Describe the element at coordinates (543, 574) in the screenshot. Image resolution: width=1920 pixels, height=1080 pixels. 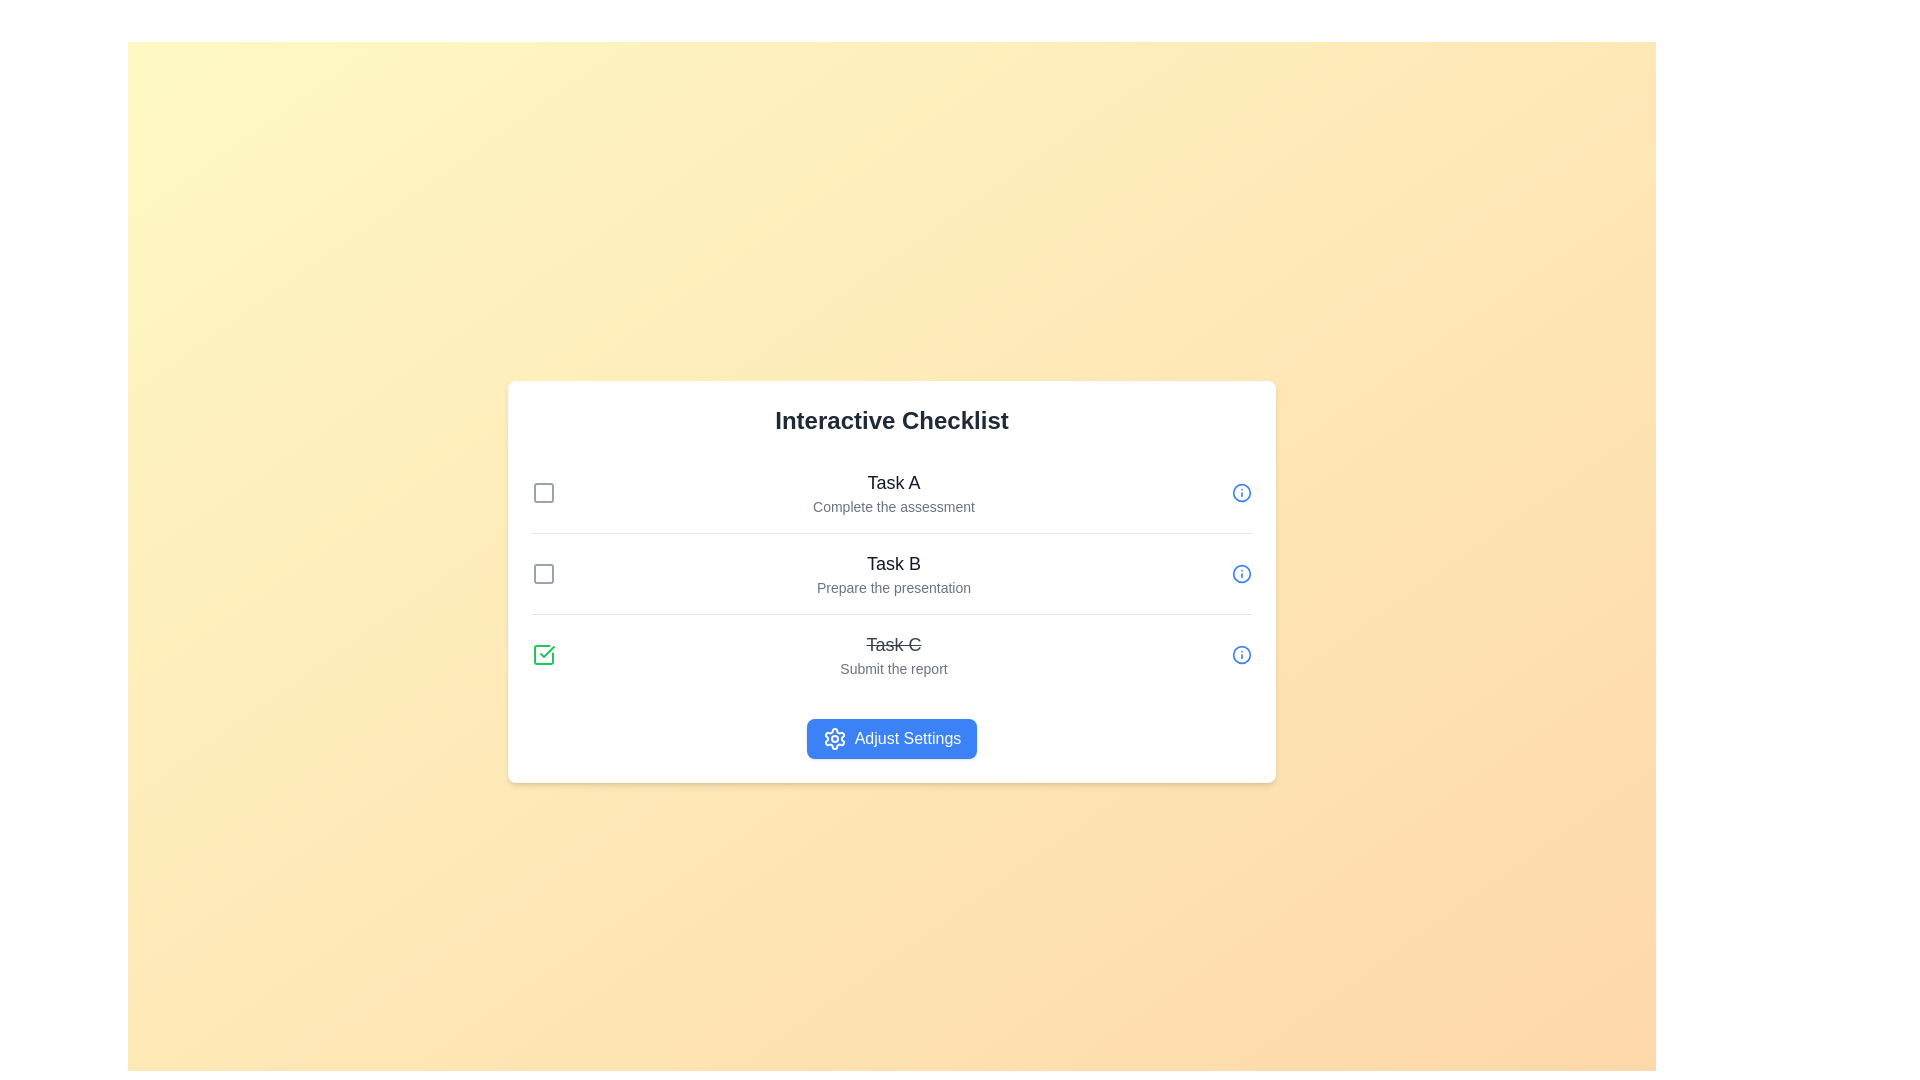
I see `the checkbox corresponding to Task B` at that location.